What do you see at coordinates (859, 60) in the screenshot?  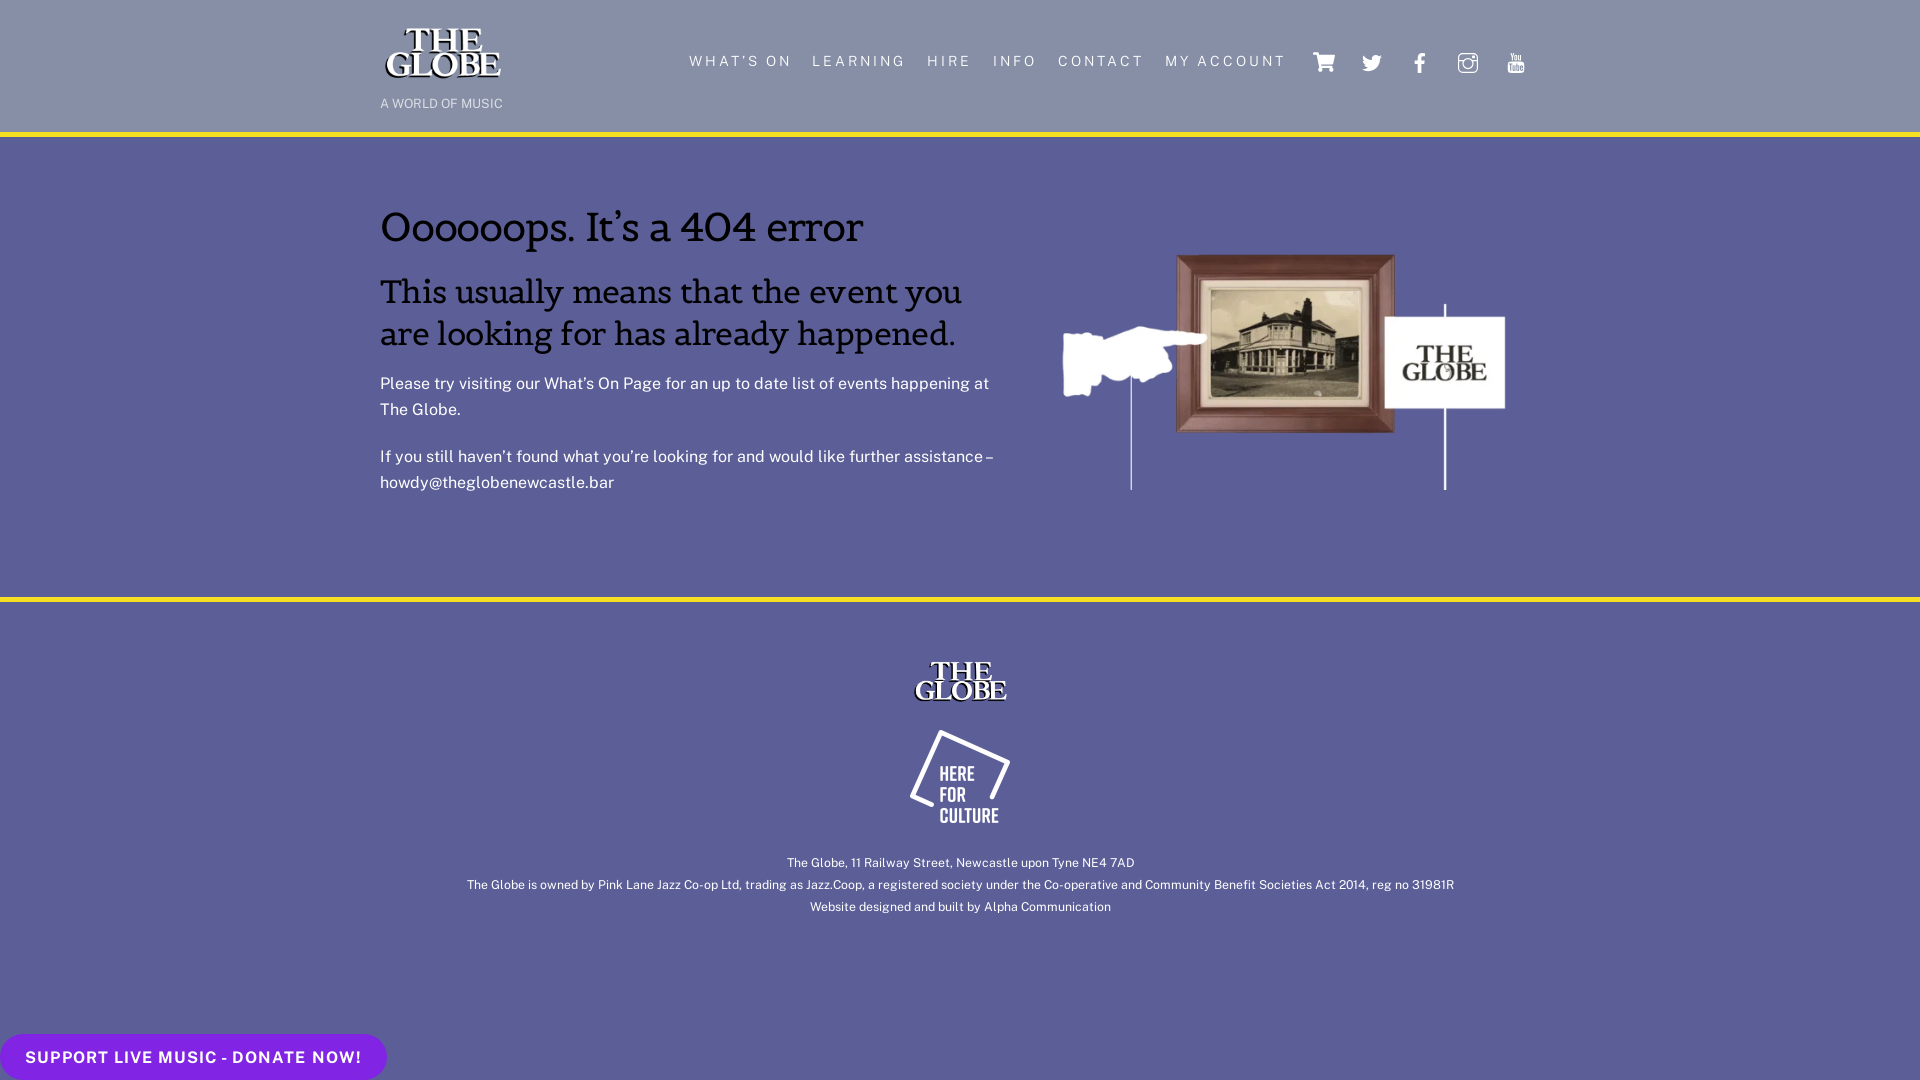 I see `'LEARNING'` at bounding box center [859, 60].